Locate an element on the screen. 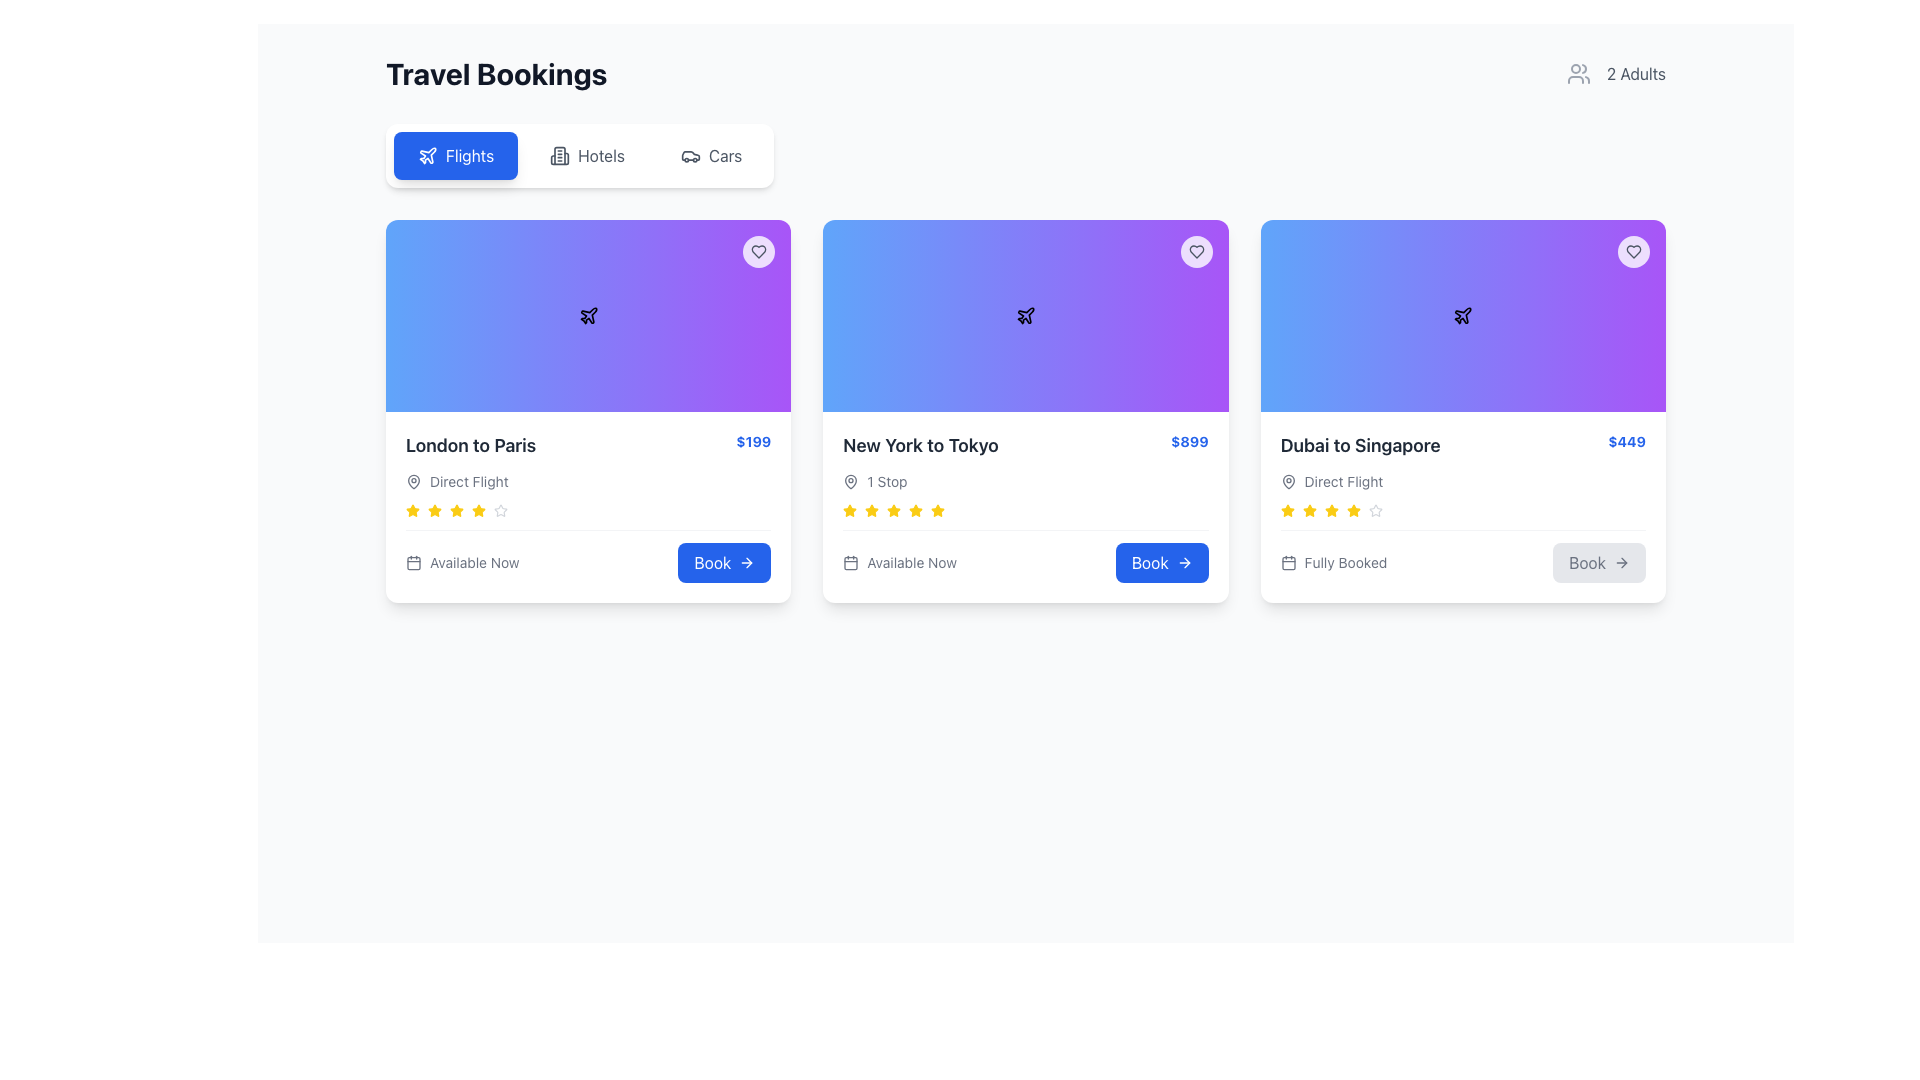 The image size is (1920, 1080). the 'Hotels' category icon located in the horizontal menu under the 'Travel Bookings' header is located at coordinates (560, 154).